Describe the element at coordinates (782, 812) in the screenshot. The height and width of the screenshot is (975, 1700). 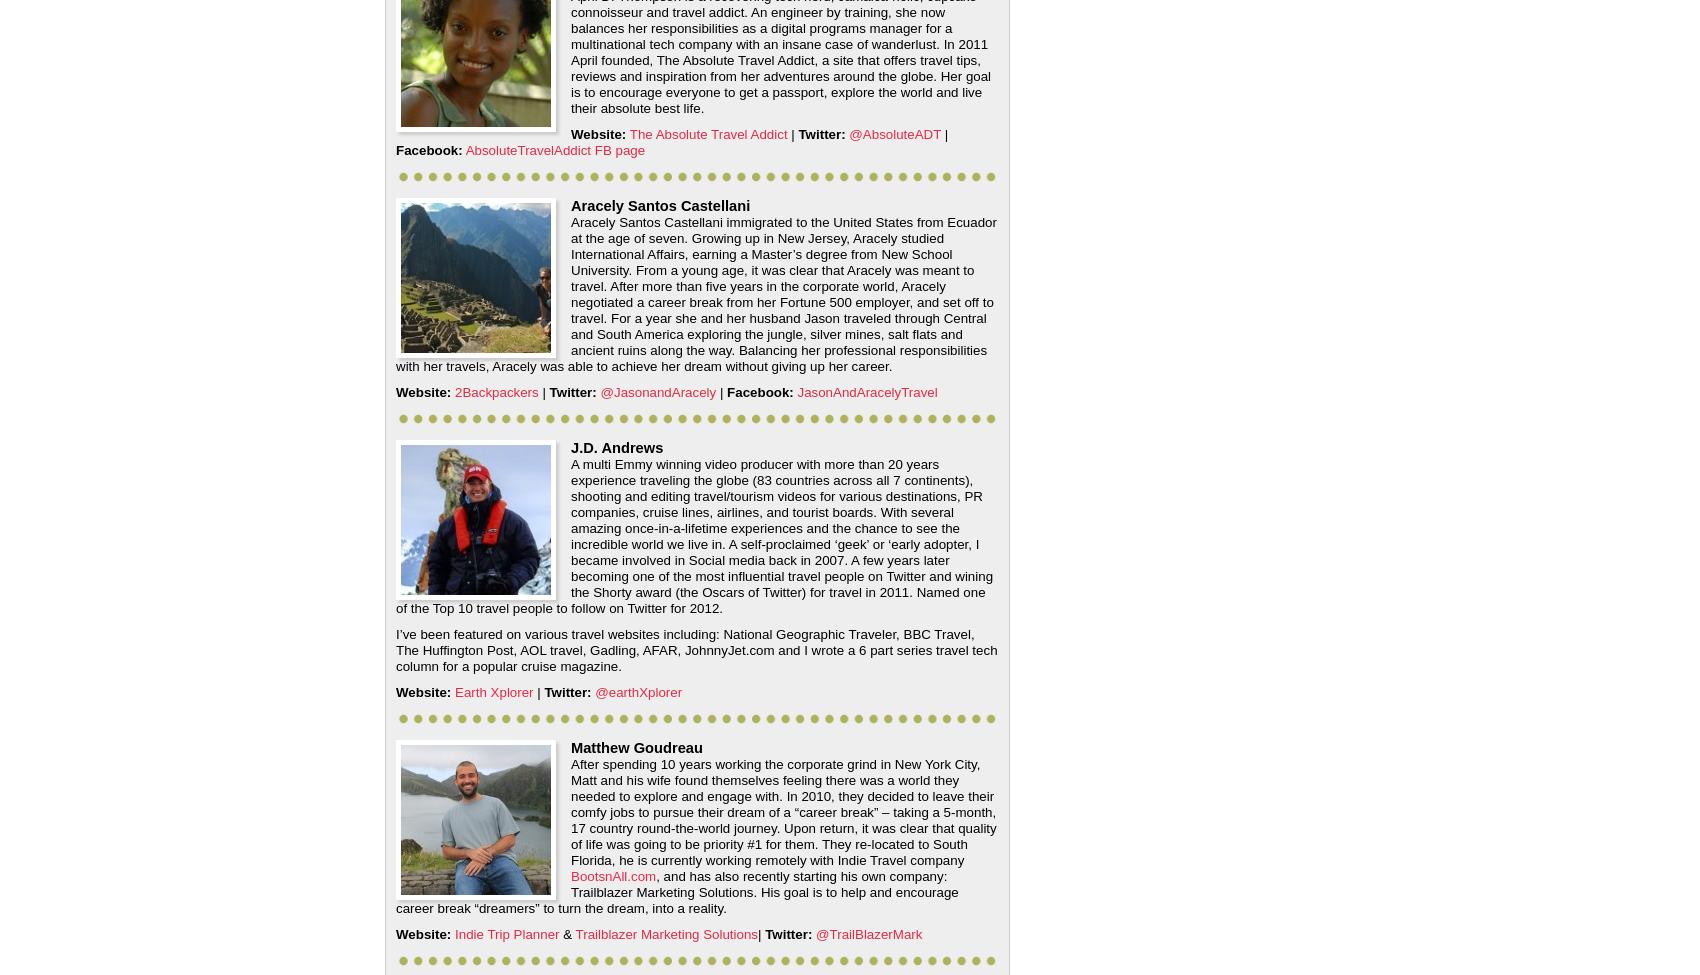
I see `'After spending 10 years working the corporate grind in New York City, Matt and his wife found themselves feeling there was a world they needed to explore and engage with. In 2010, they decided to leave their comfy jobs to pursue their dream of a “career break” – taking a 5-month, 17 country round-the-world journey. Upon return, it was clear that quality of life was going to be priority #1 for them. They re-located to South Florida, he is currently working remotely with Indie Travel company'` at that location.